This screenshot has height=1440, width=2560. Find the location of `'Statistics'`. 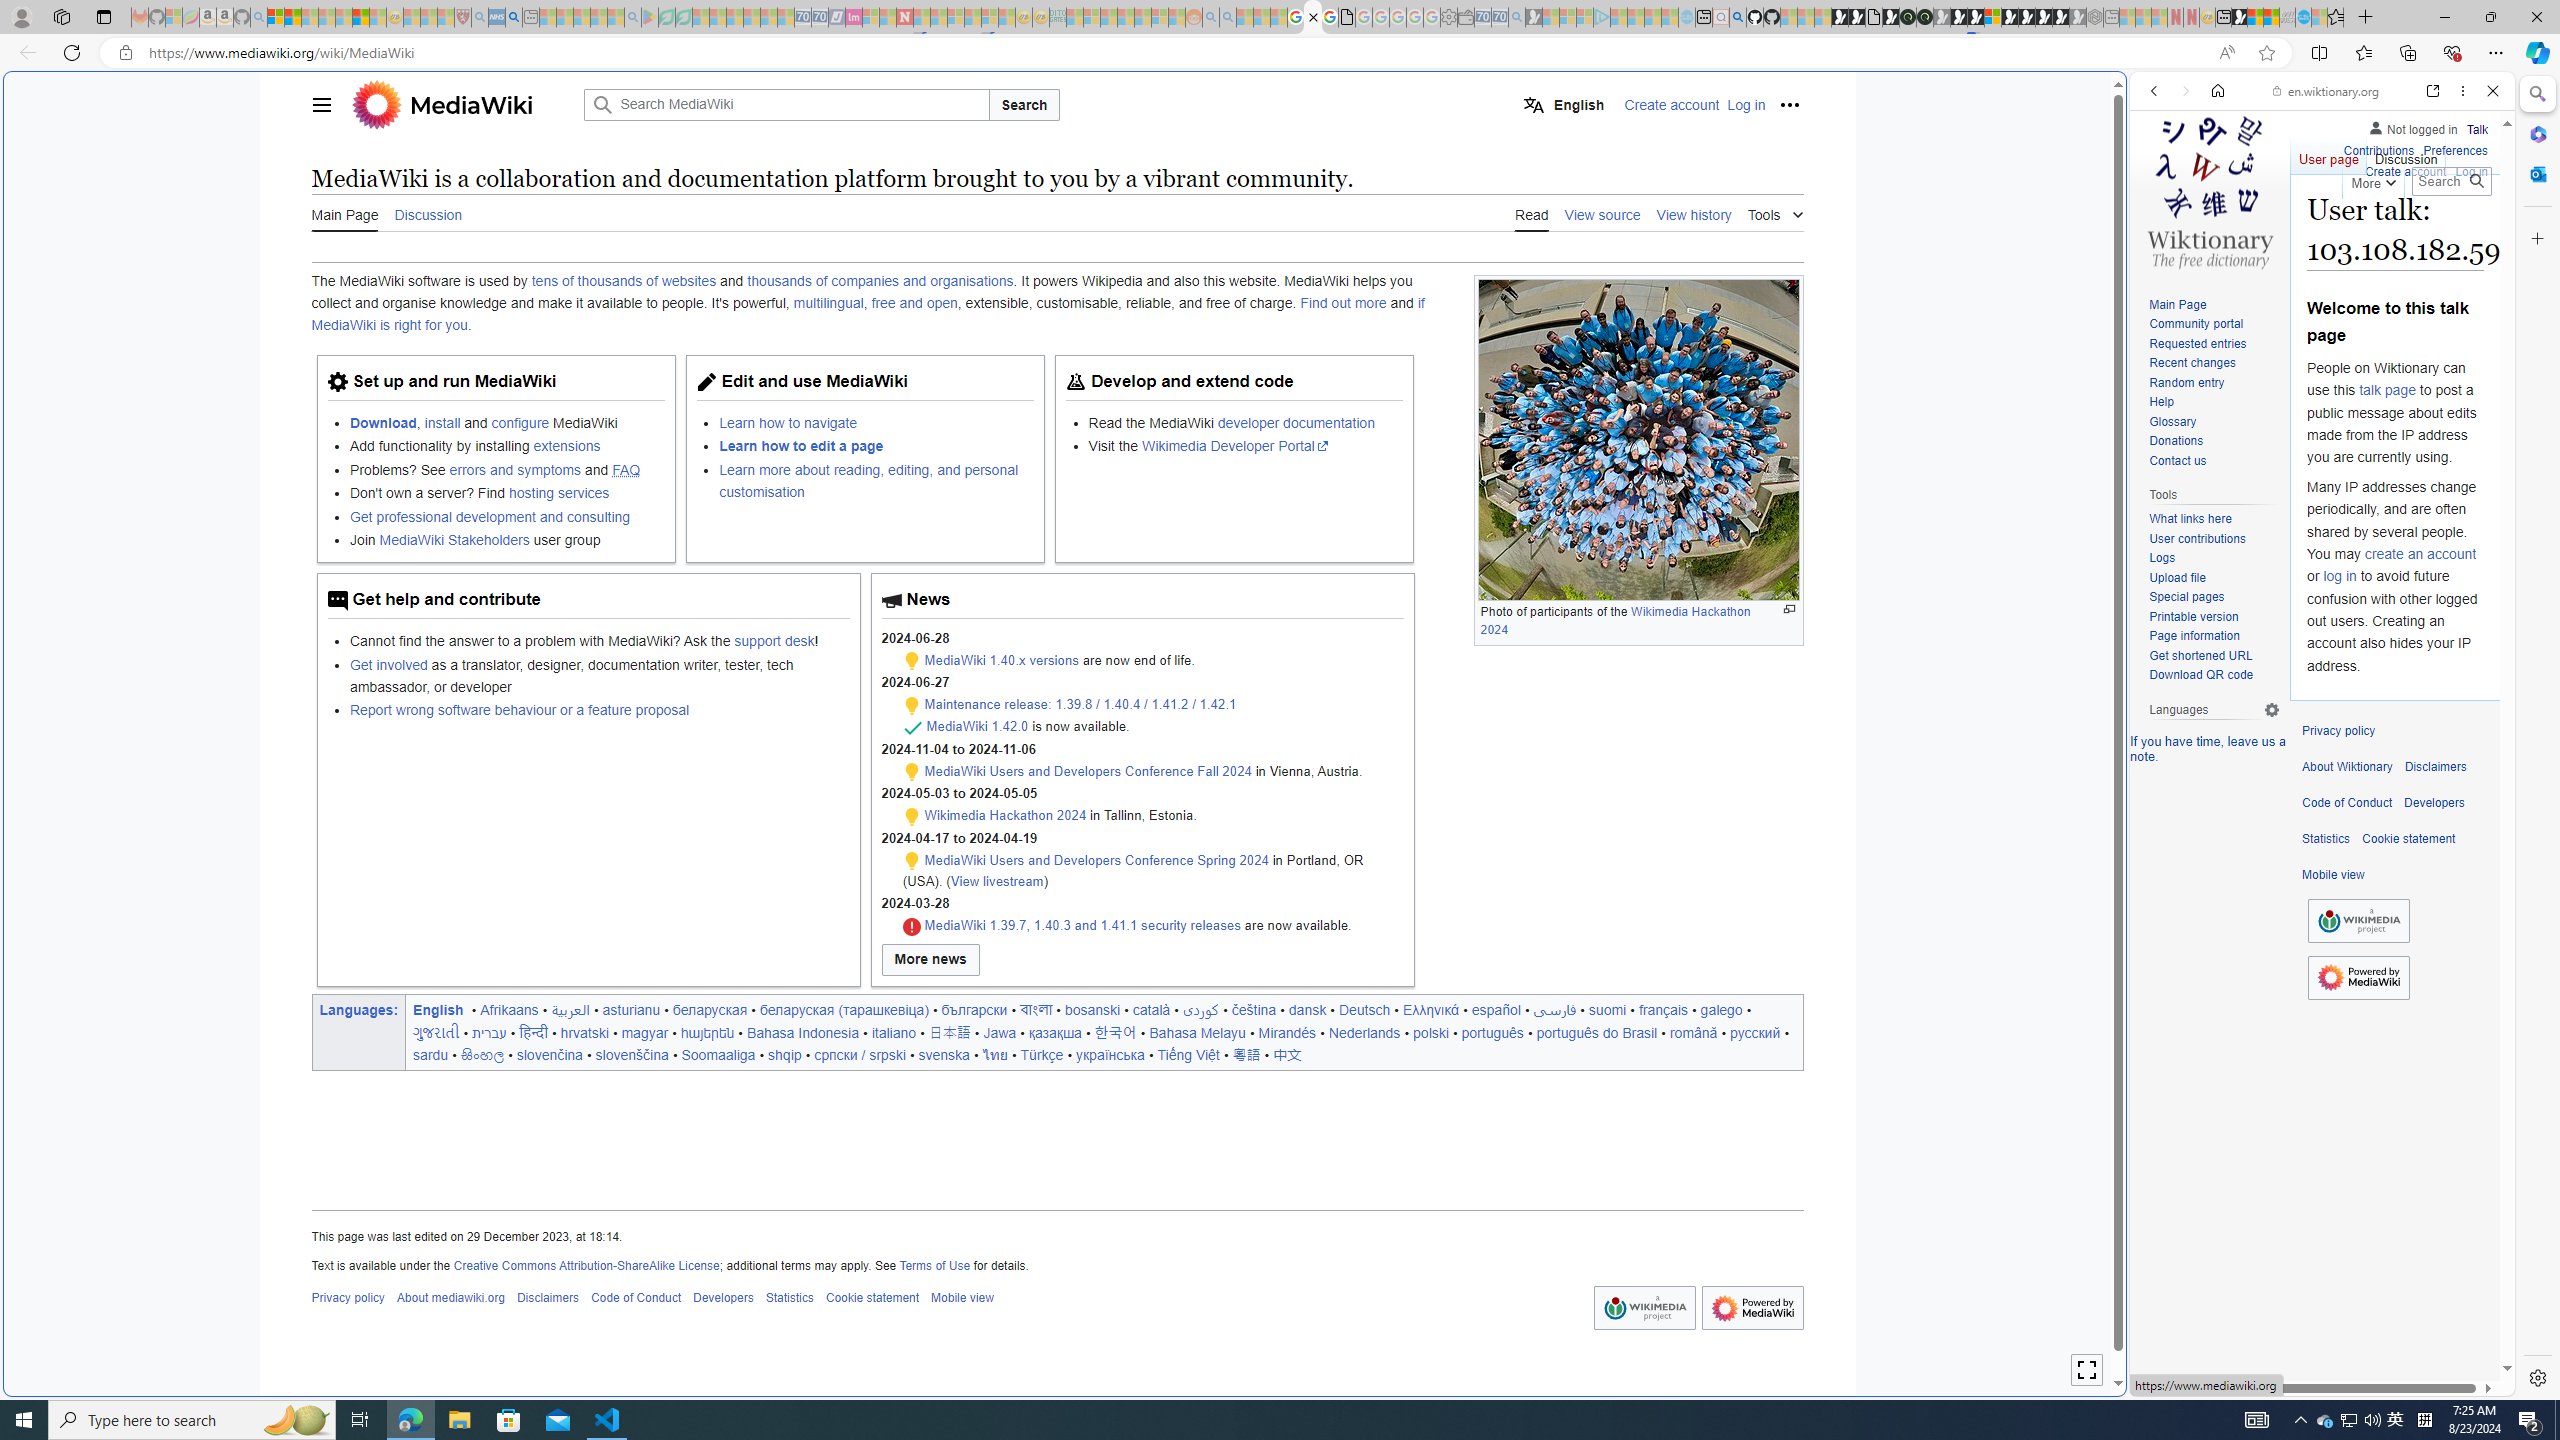

'Statistics' is located at coordinates (2324, 838).